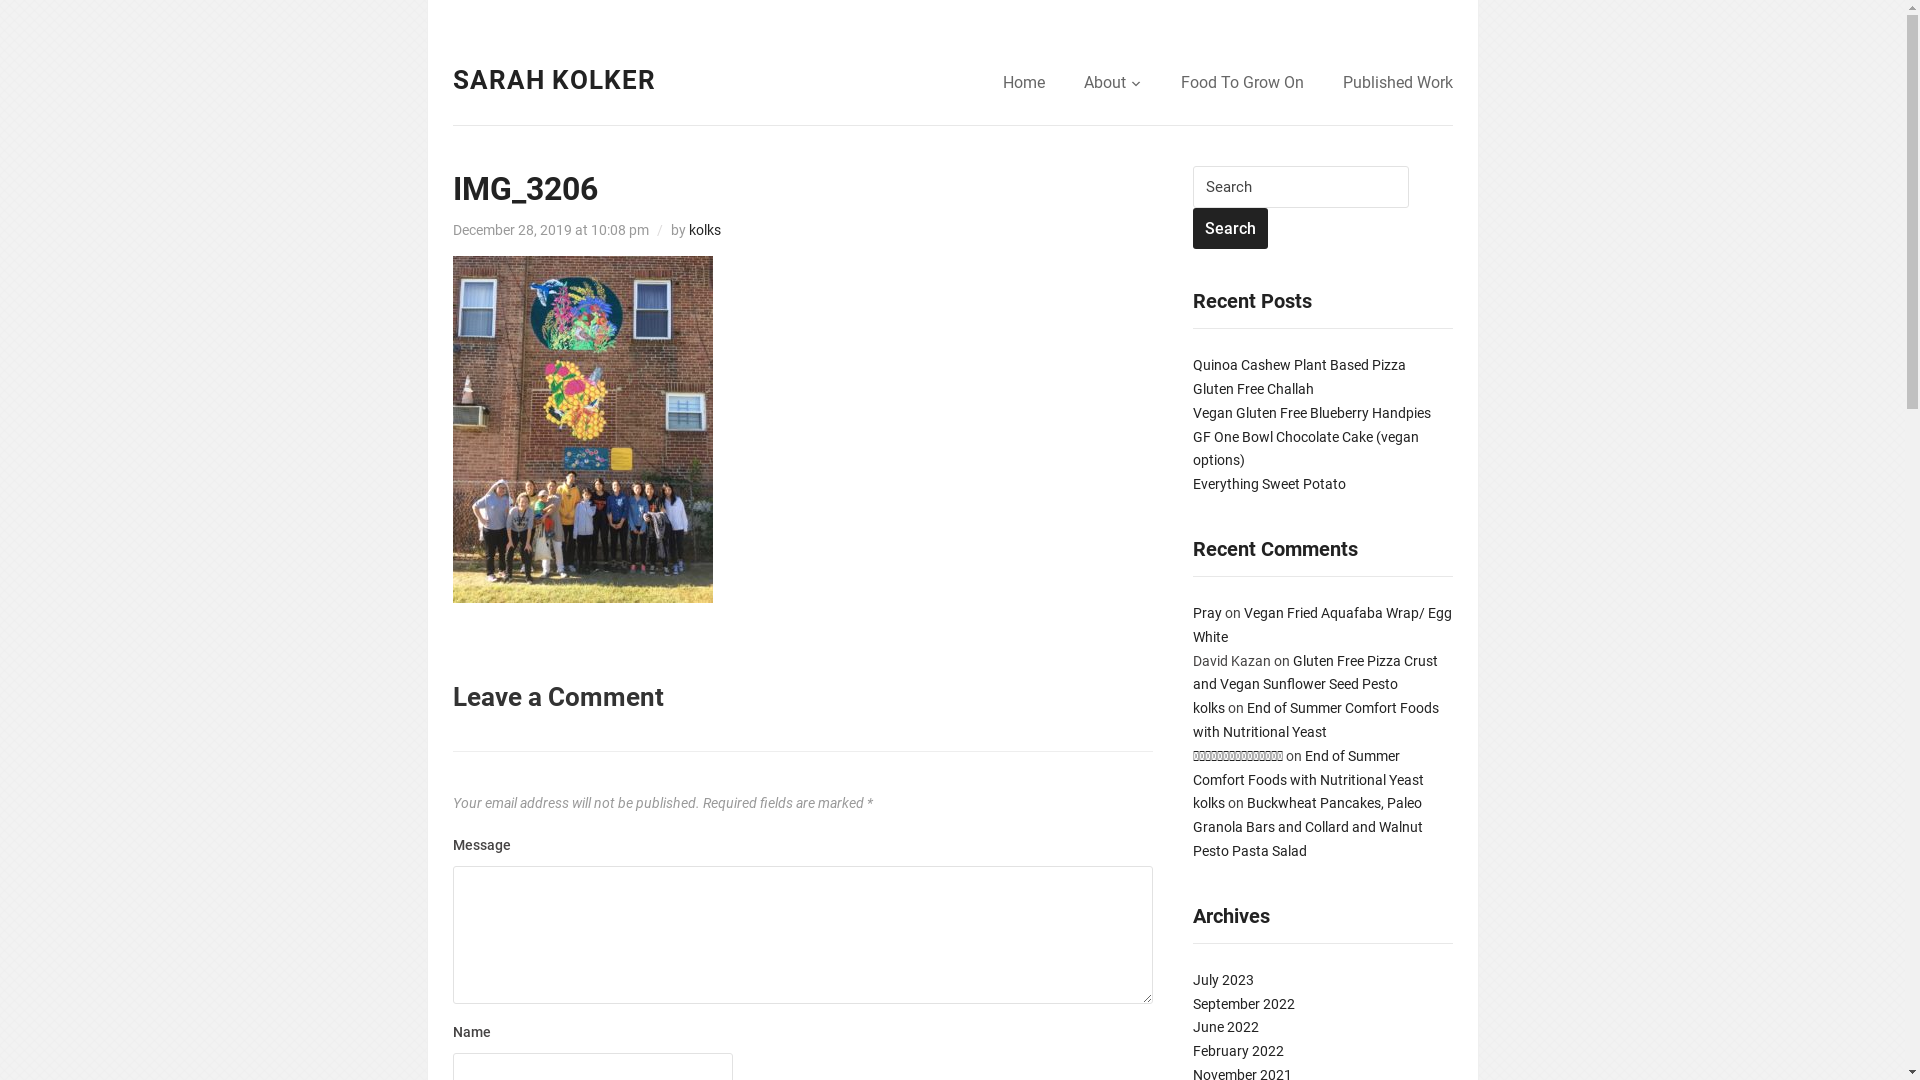 The width and height of the screenshot is (1920, 1080). I want to click on 'Vegan Gluten Free Blueberry Handpies', so click(1310, 411).